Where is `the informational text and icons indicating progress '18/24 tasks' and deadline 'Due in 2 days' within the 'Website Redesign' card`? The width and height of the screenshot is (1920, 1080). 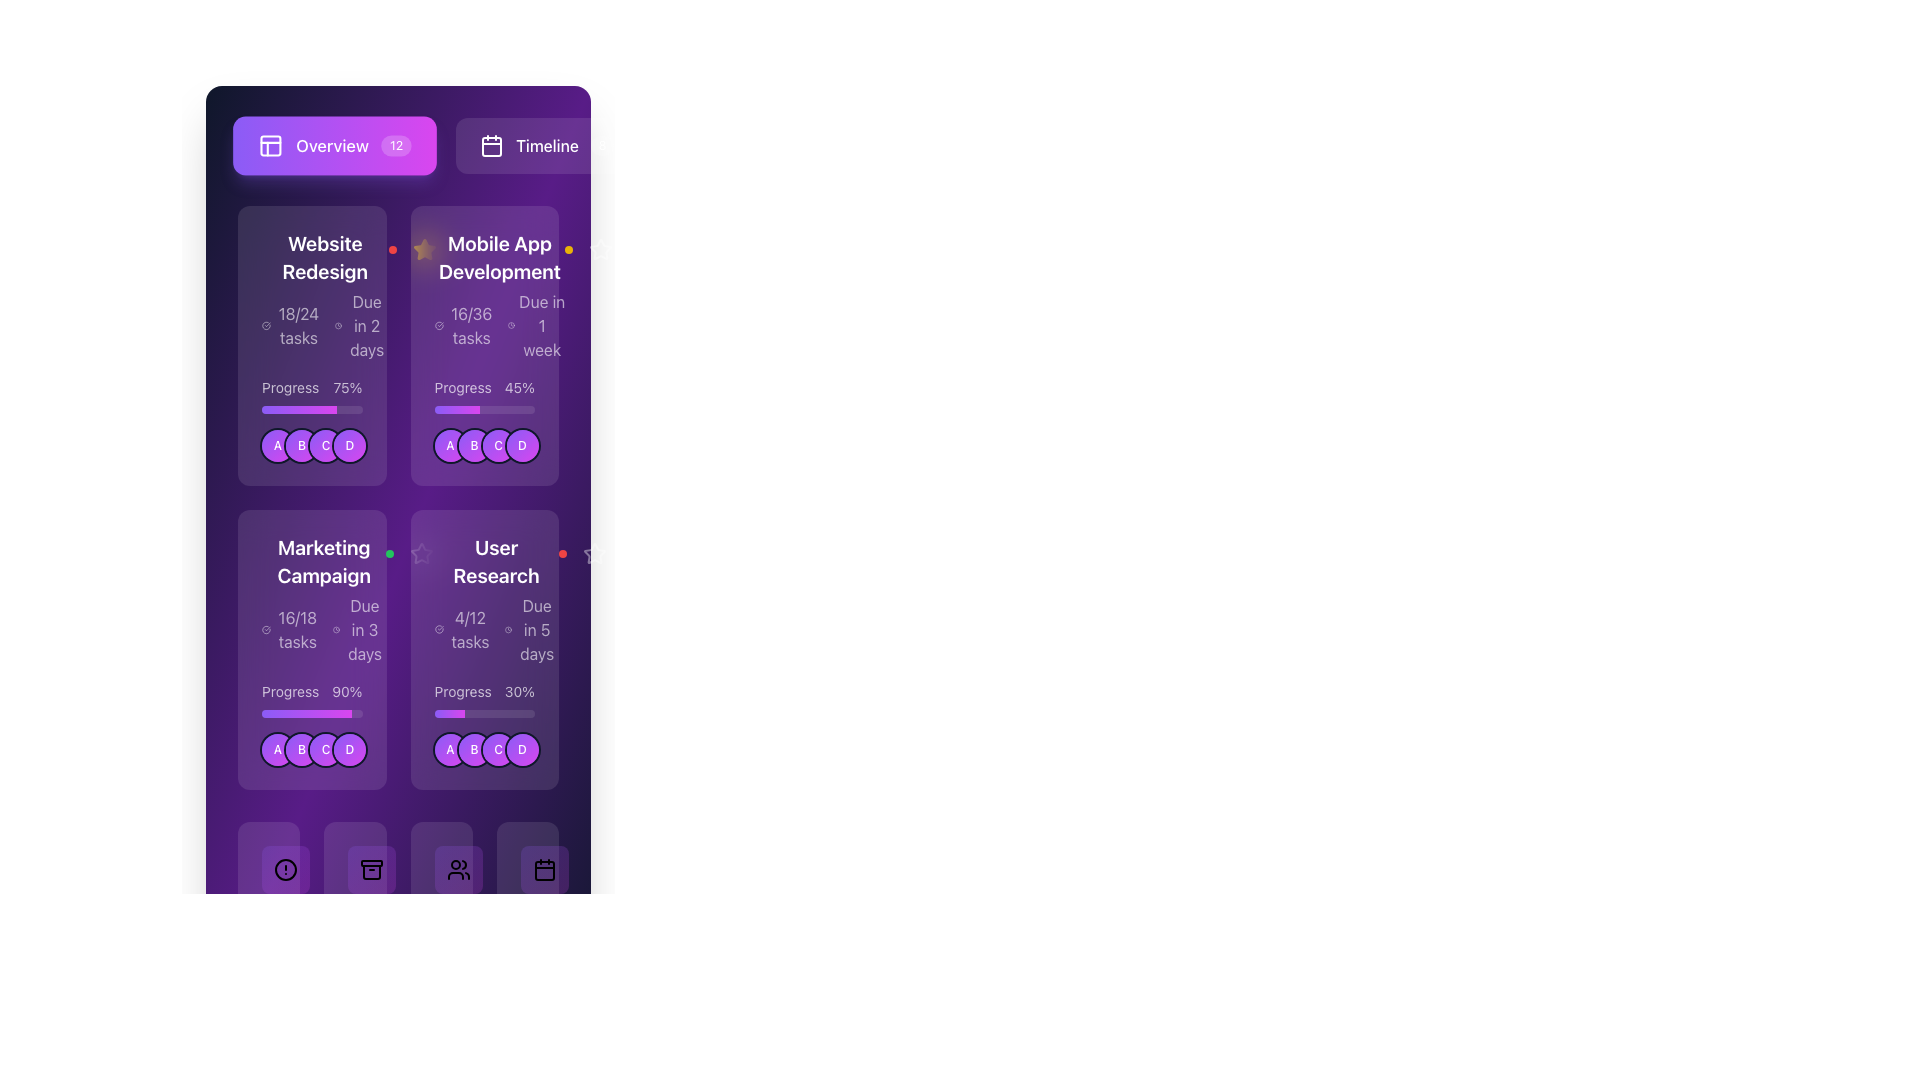 the informational text and icons indicating progress '18/24 tasks' and deadline 'Due in 2 days' within the 'Website Redesign' card is located at coordinates (325, 325).